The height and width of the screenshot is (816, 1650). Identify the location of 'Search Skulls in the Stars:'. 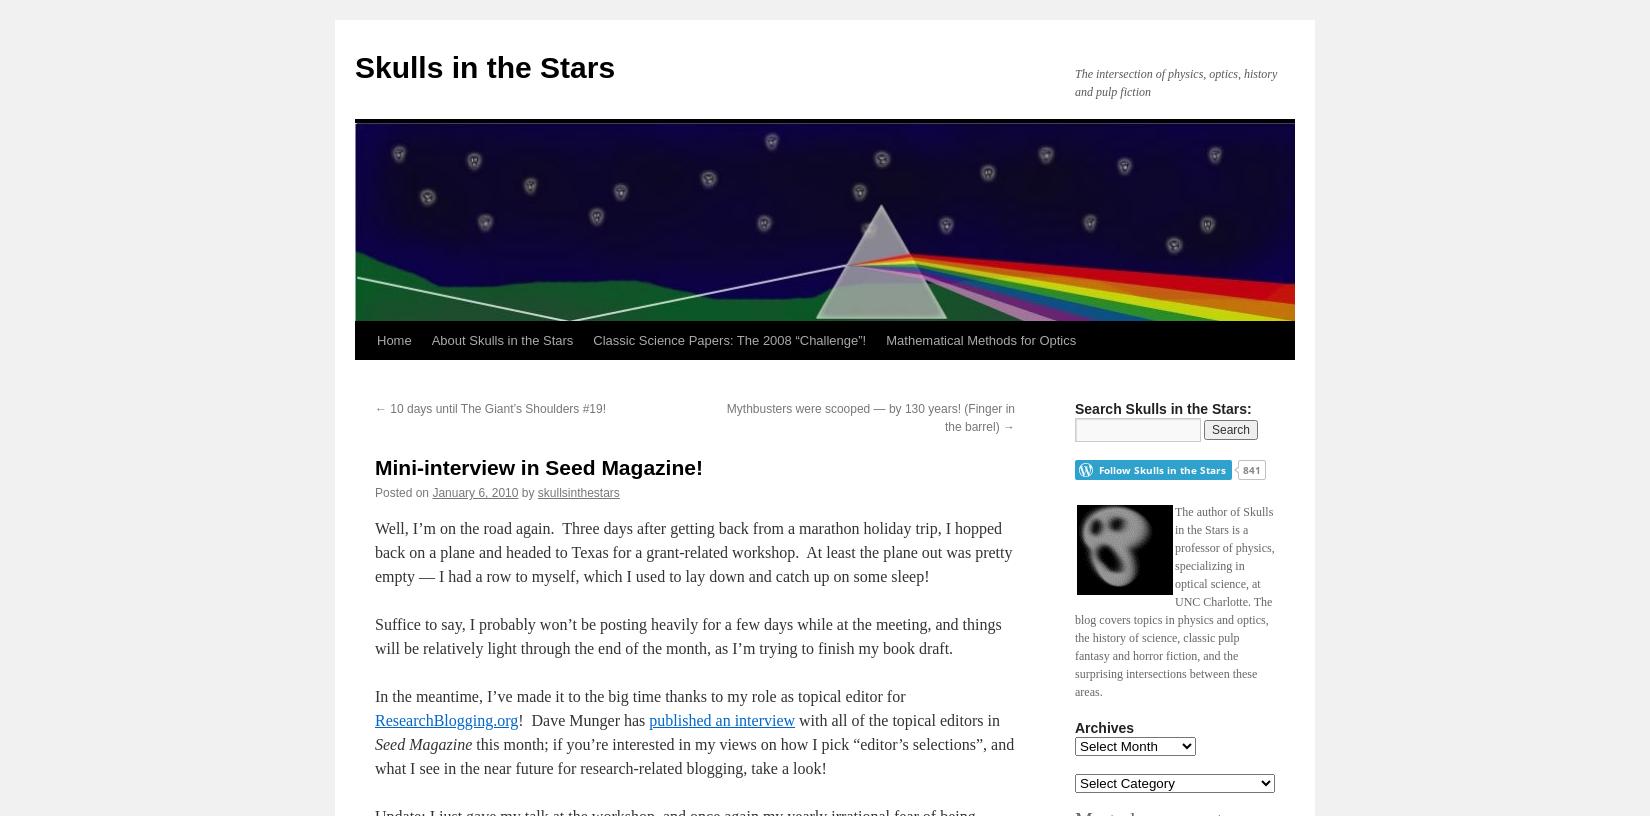
(1074, 408).